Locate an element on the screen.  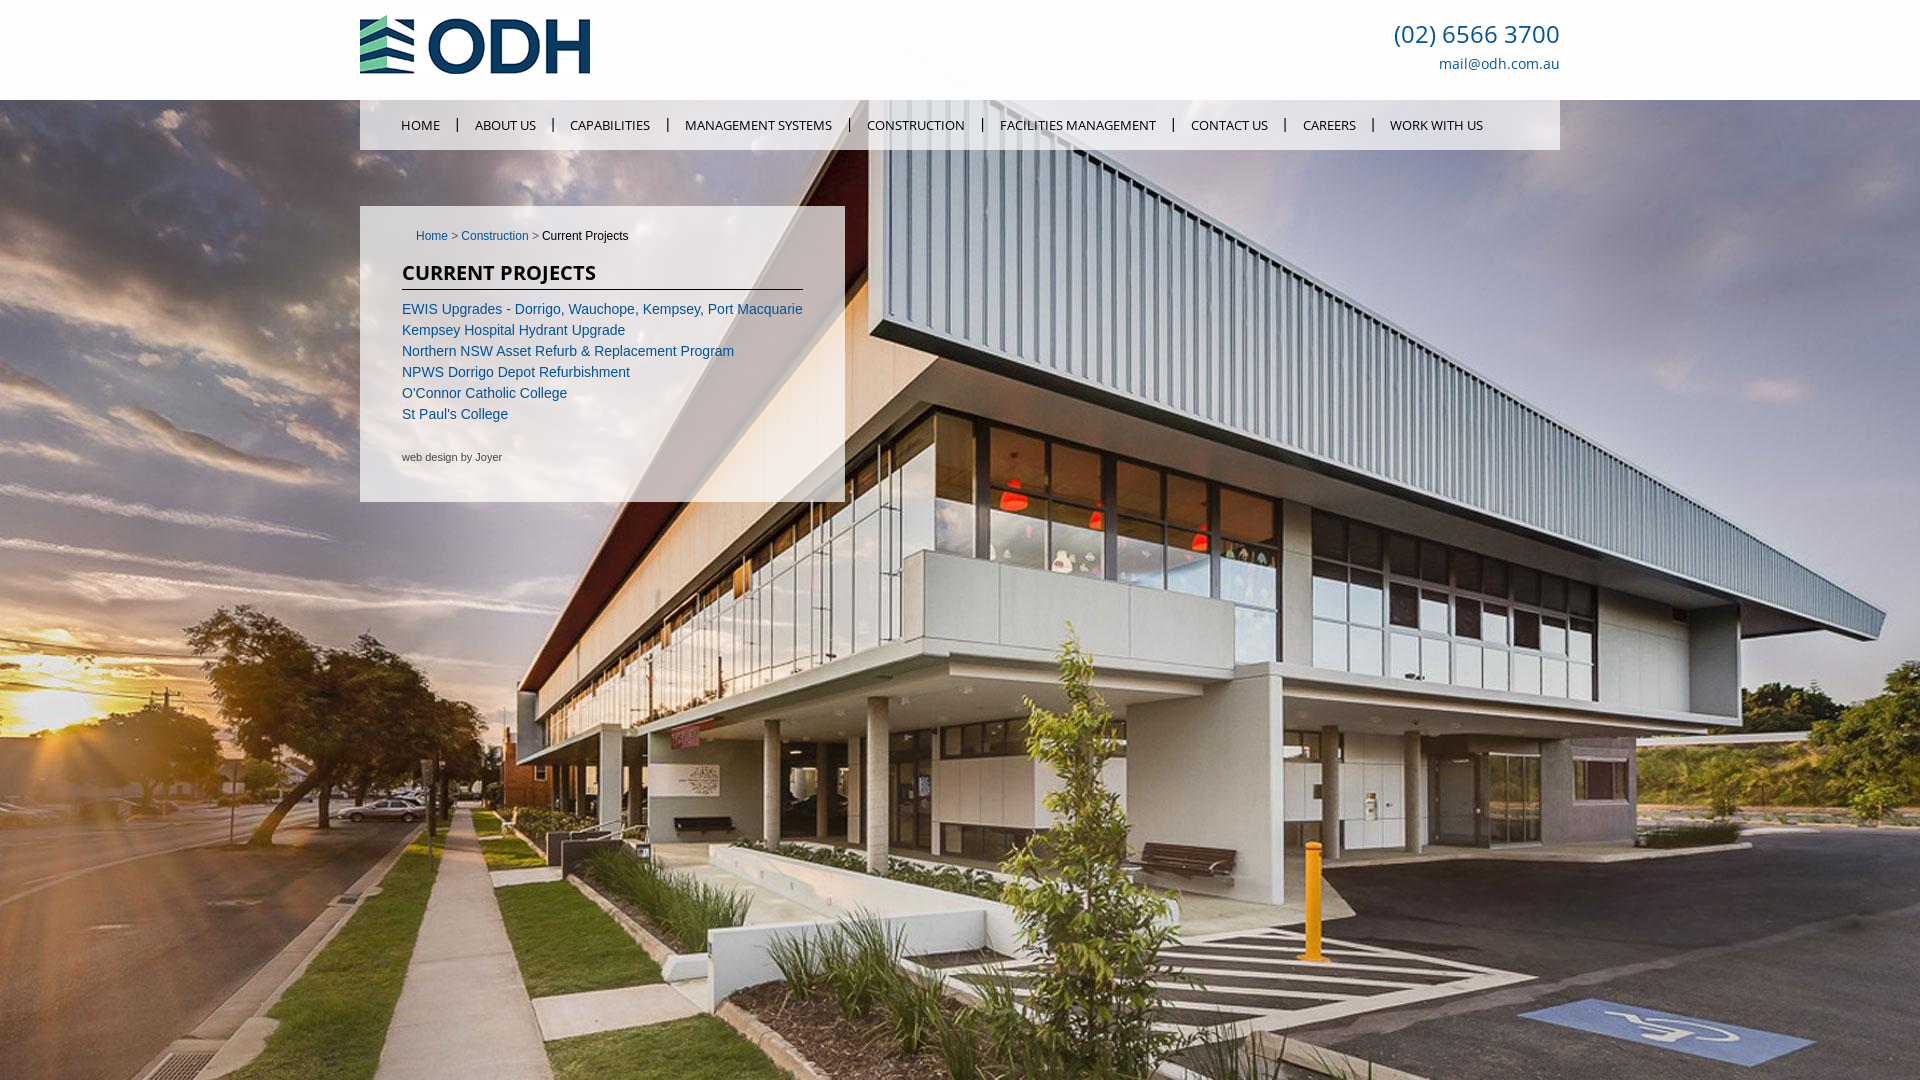
'CAPABILITIES' is located at coordinates (609, 124).